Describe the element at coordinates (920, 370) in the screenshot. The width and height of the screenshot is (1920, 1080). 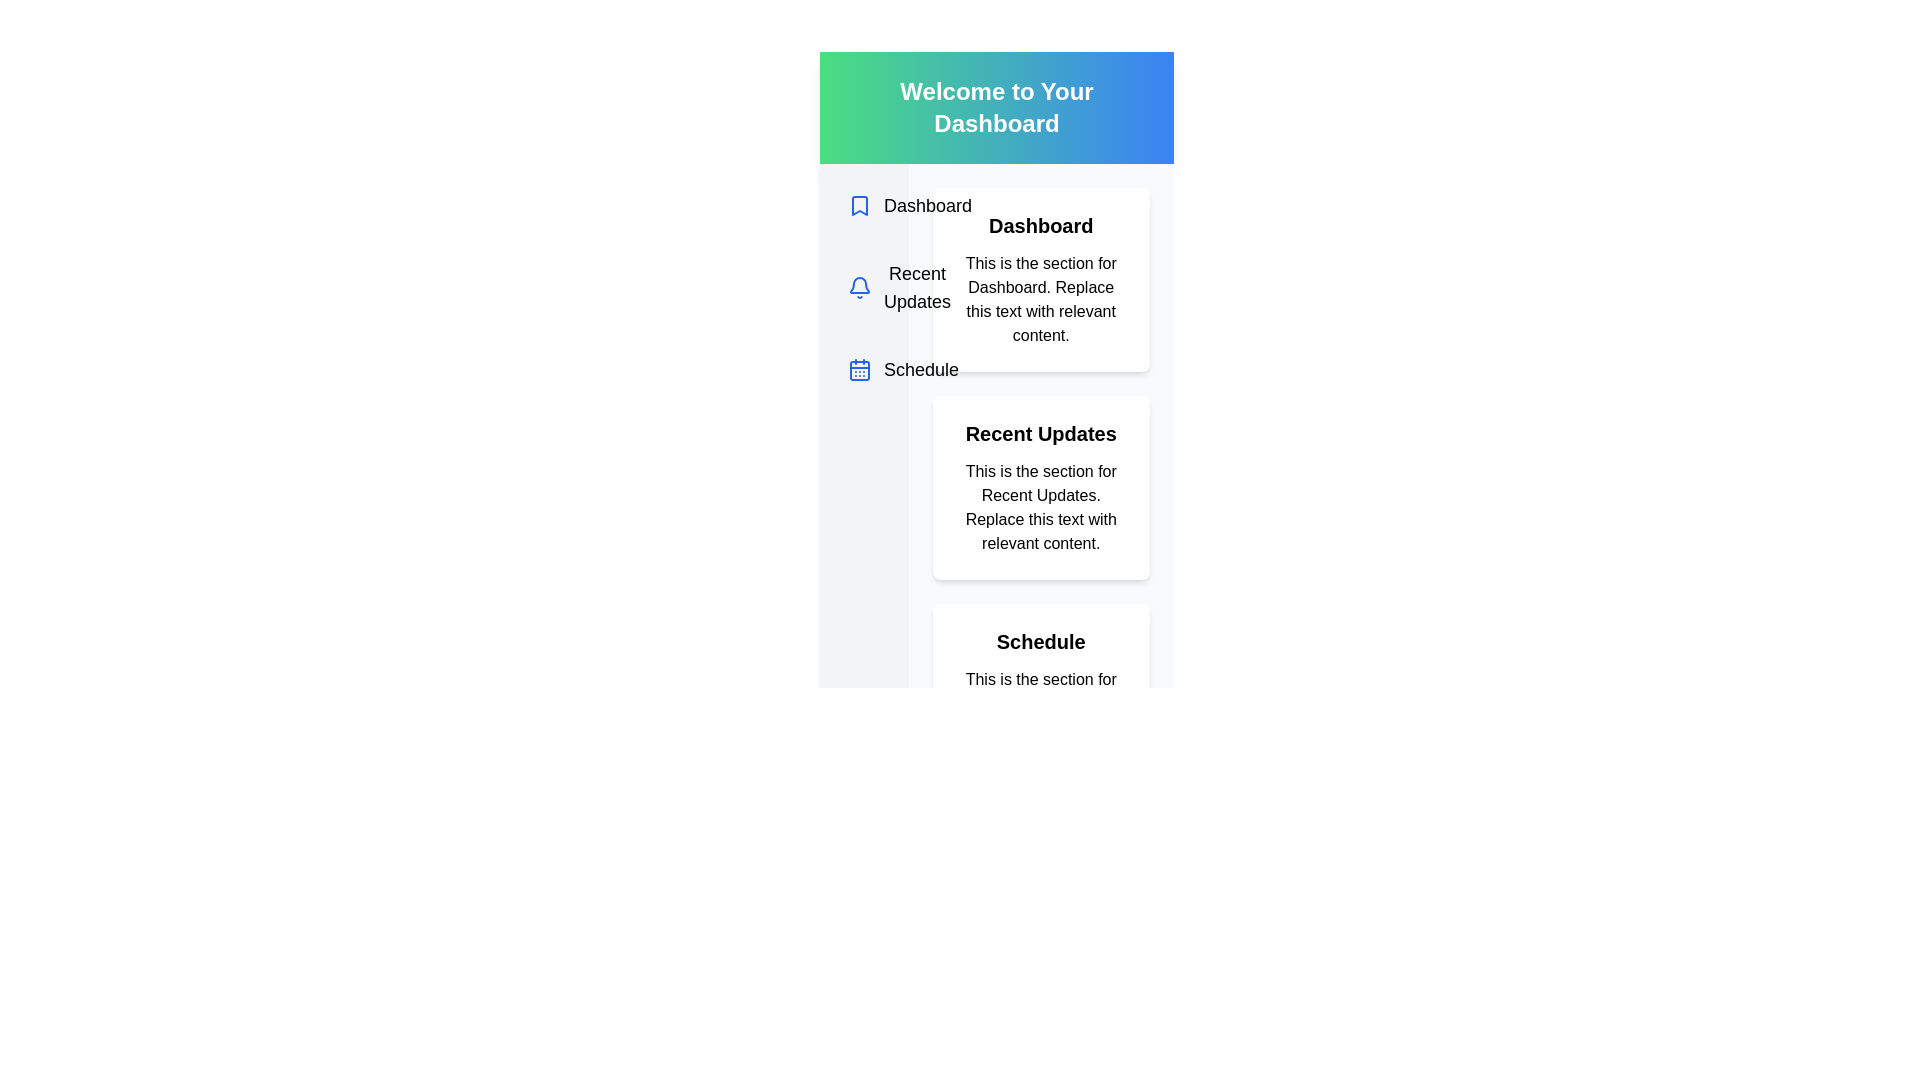
I see `the 'Schedule' text label in the left-side navigation menu` at that location.